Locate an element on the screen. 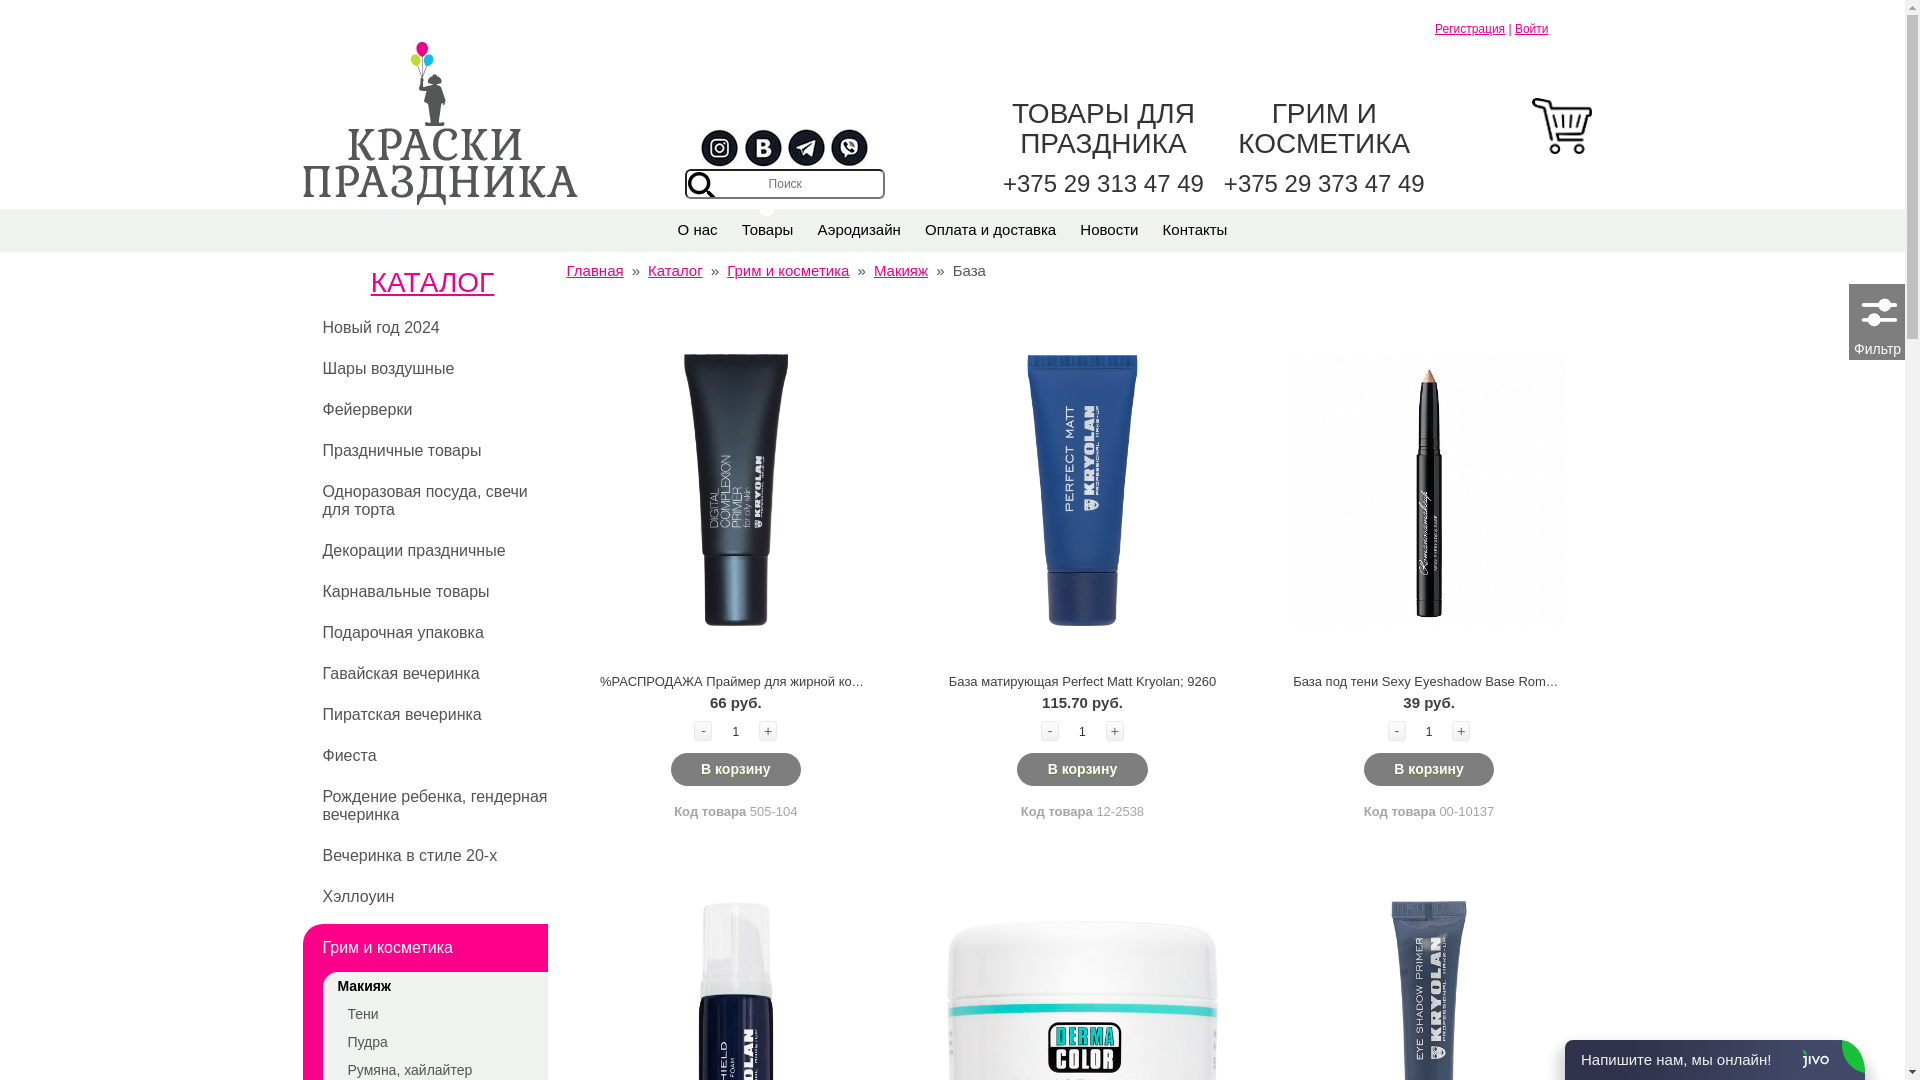  'viber' is located at coordinates (849, 148).